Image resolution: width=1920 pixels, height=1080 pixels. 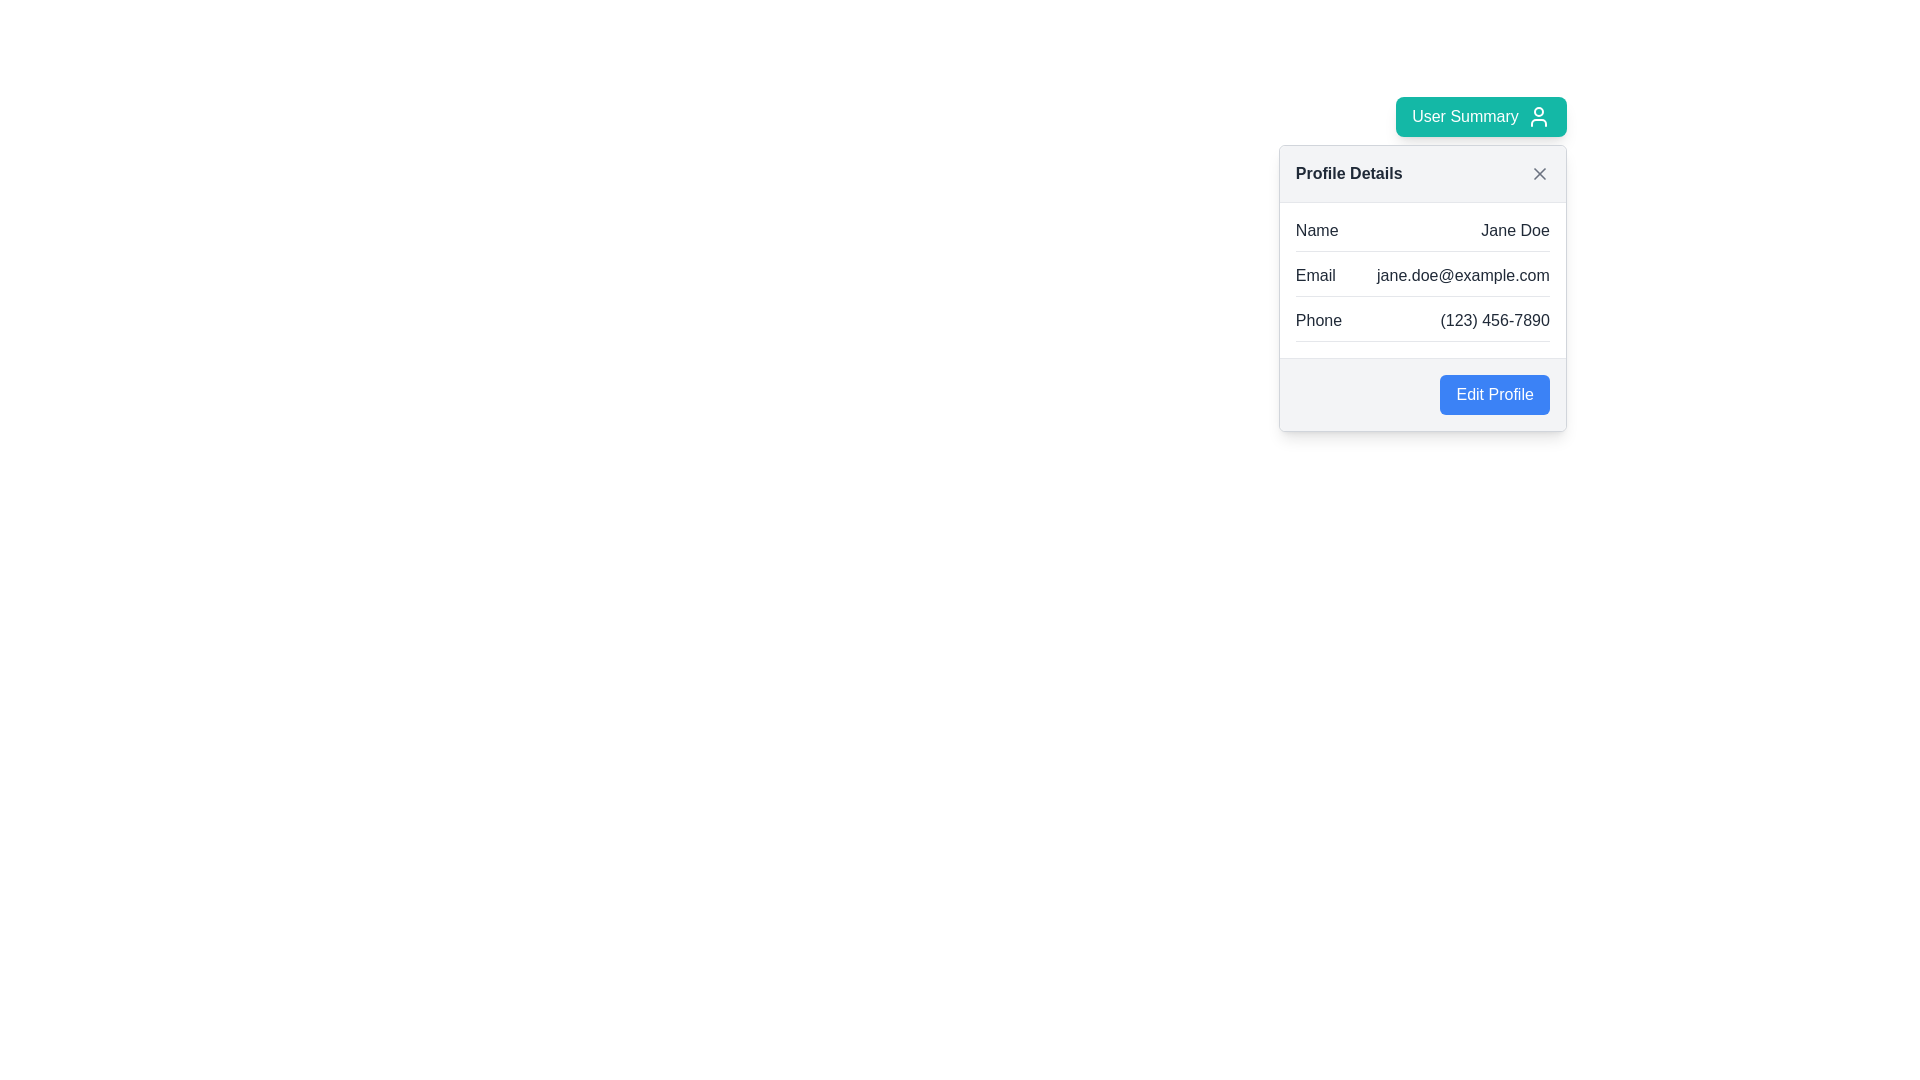 I want to click on the close button located at the top-right corner of the 'Profile Details' section header, so click(x=1538, y=172).